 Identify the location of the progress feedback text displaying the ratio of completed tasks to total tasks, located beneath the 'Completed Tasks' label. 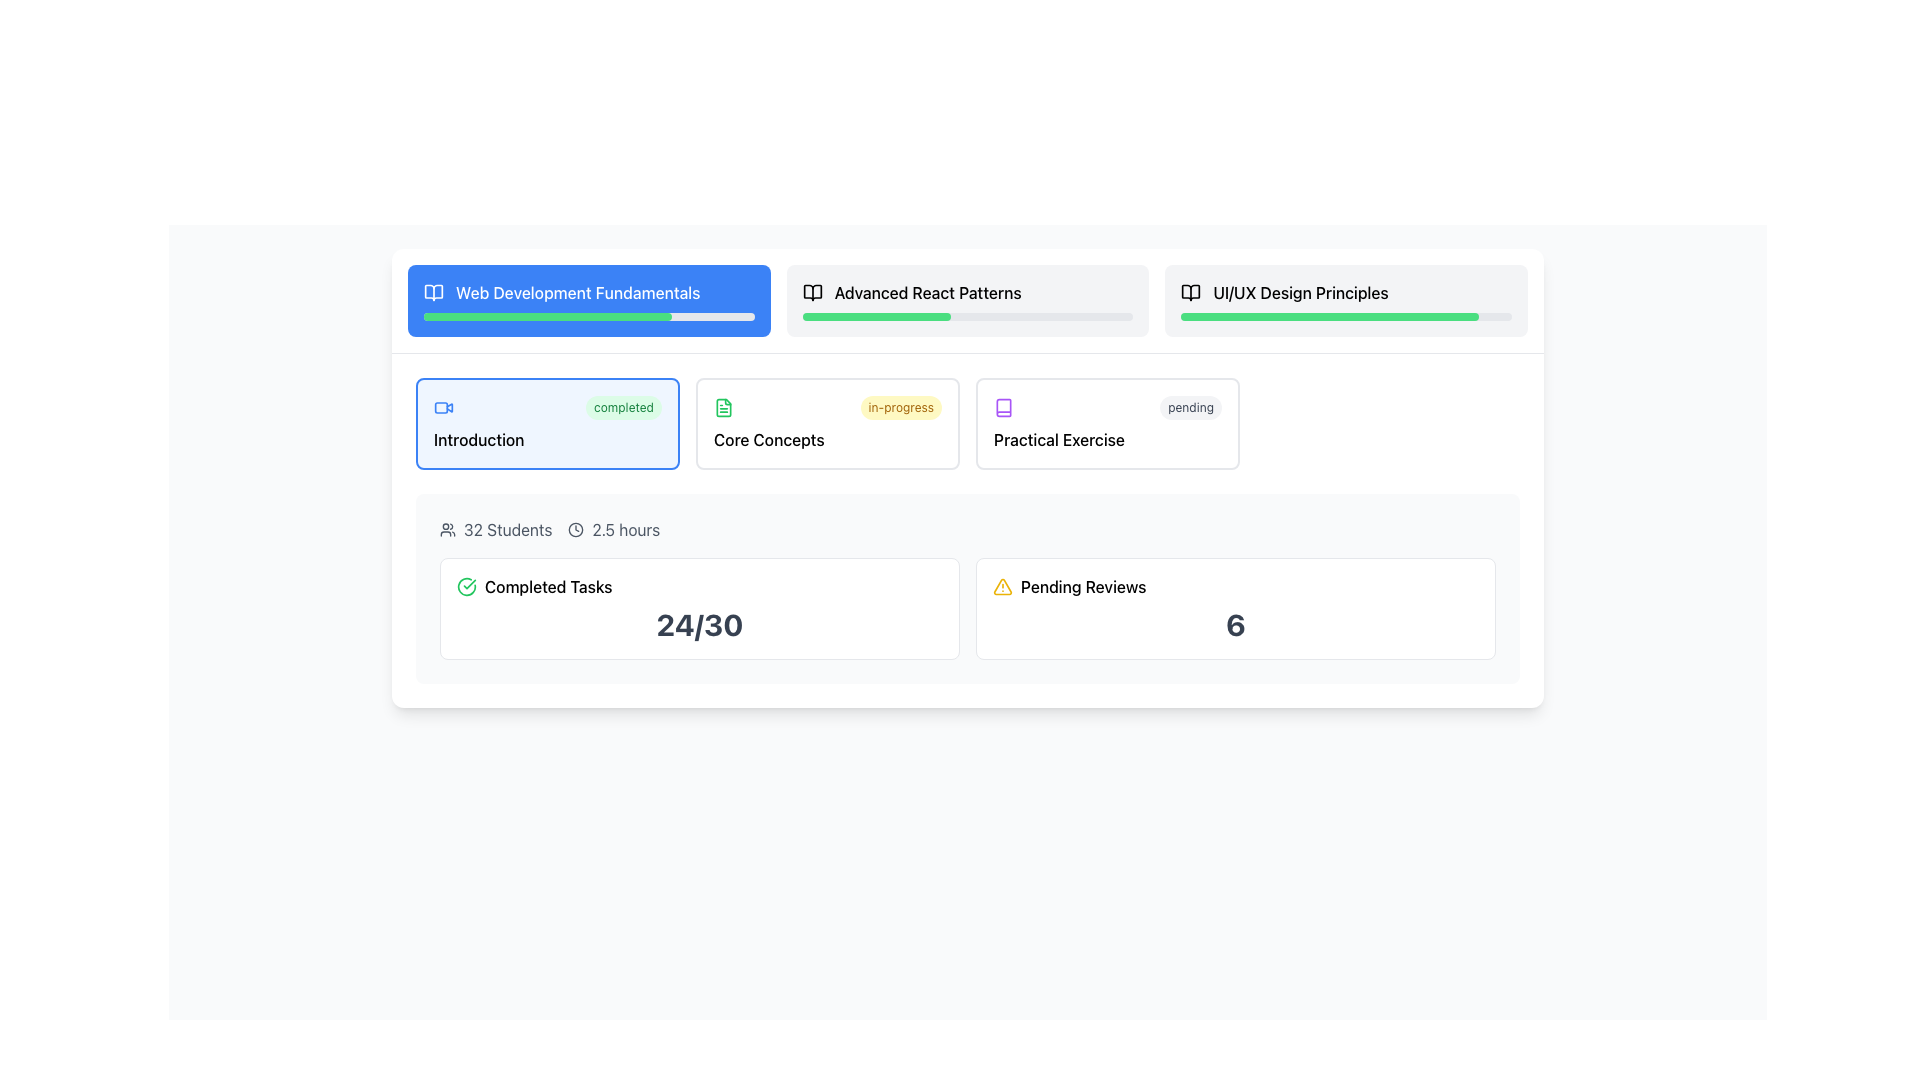
(700, 623).